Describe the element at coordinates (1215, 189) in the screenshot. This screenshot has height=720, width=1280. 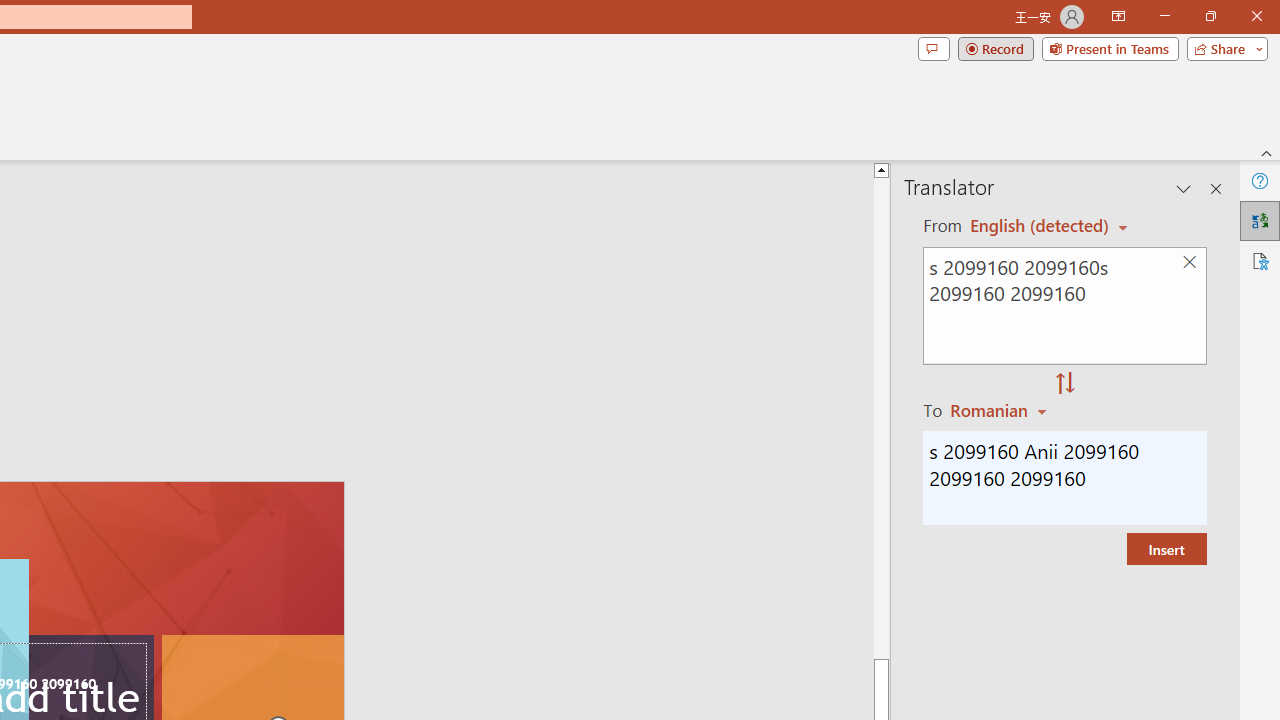
I see `'Close pane'` at that location.